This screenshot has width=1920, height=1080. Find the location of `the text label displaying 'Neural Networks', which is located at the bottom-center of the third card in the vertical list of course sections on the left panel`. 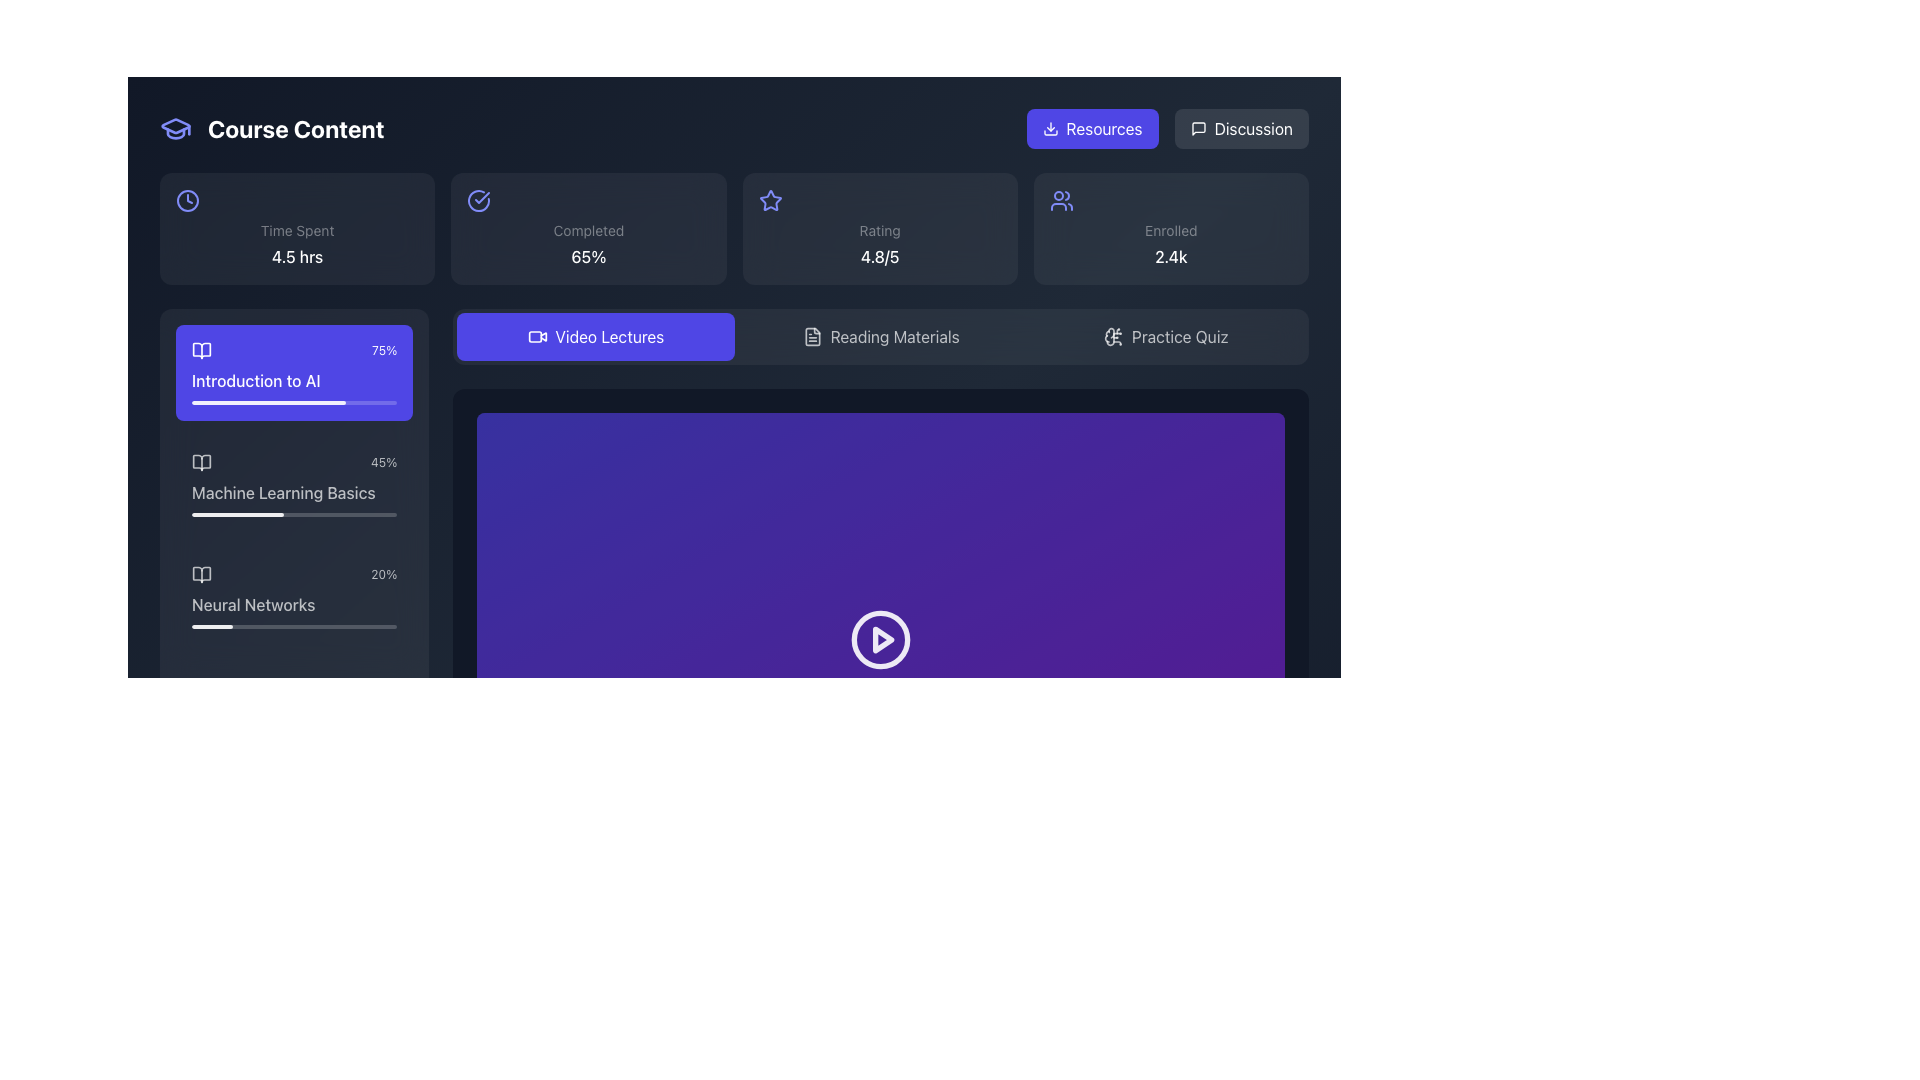

the text label displaying 'Neural Networks', which is located at the bottom-center of the third card in the vertical list of course sections on the left panel is located at coordinates (293, 604).